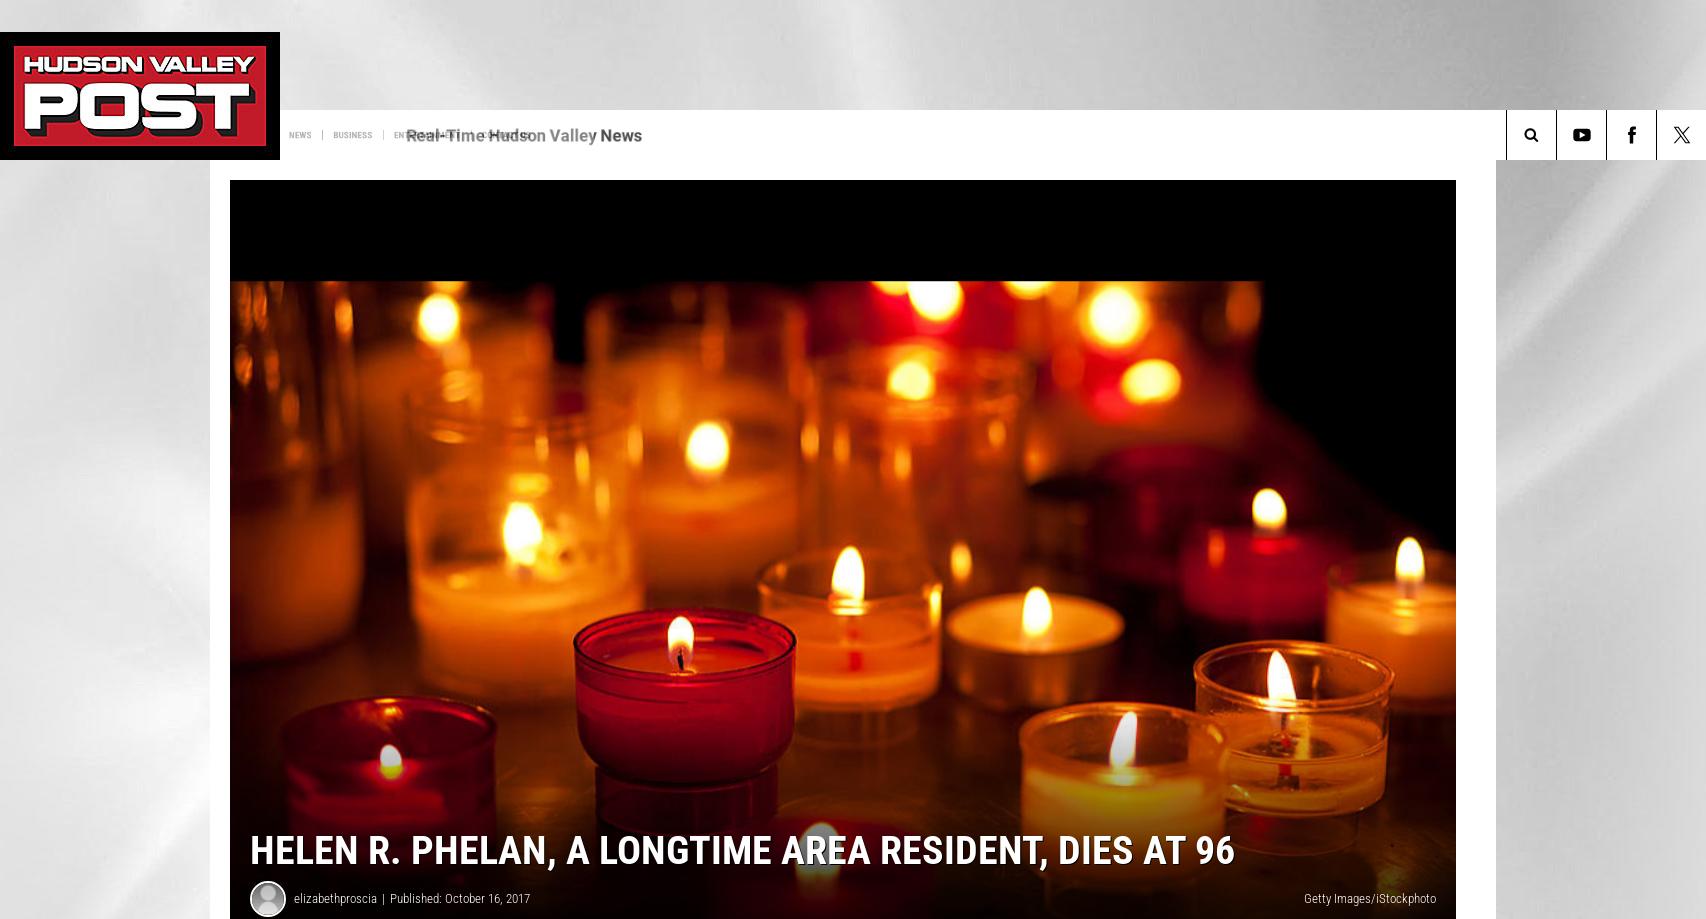  What do you see at coordinates (1116, 174) in the screenshot?
I see `'Halloween Hub'` at bounding box center [1116, 174].